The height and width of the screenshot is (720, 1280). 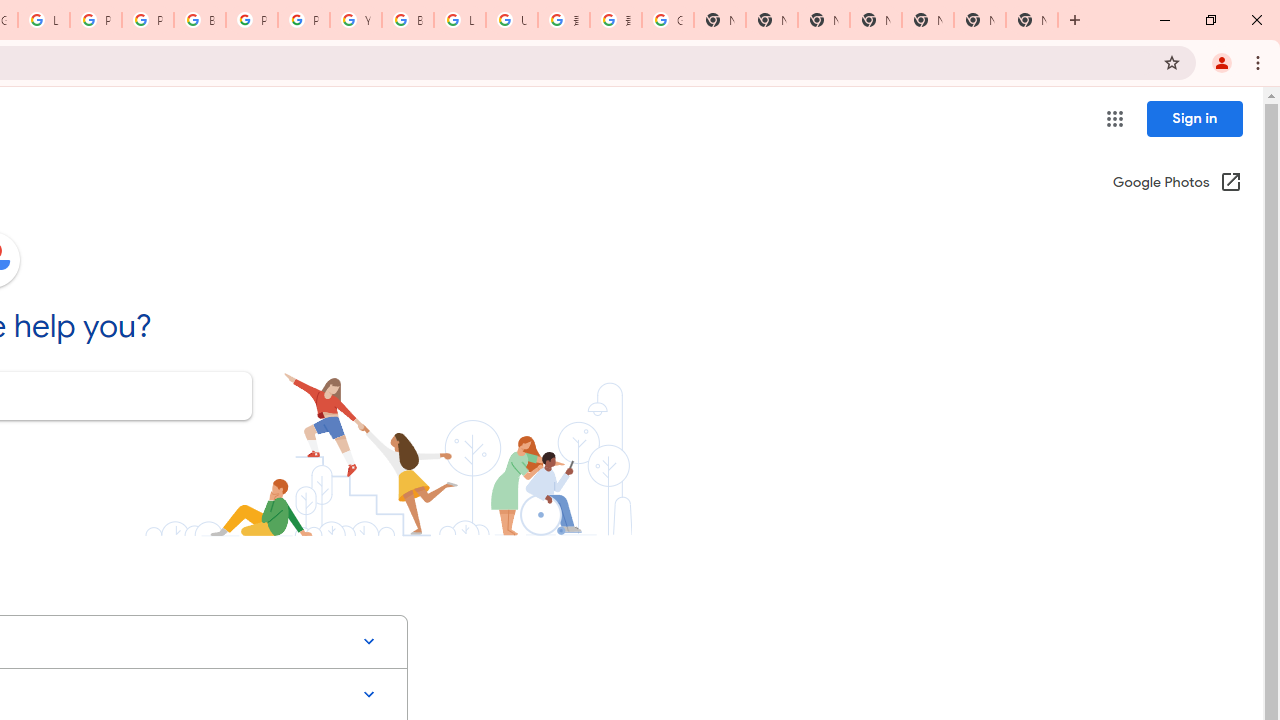 I want to click on 'New Tab', so click(x=1032, y=20).